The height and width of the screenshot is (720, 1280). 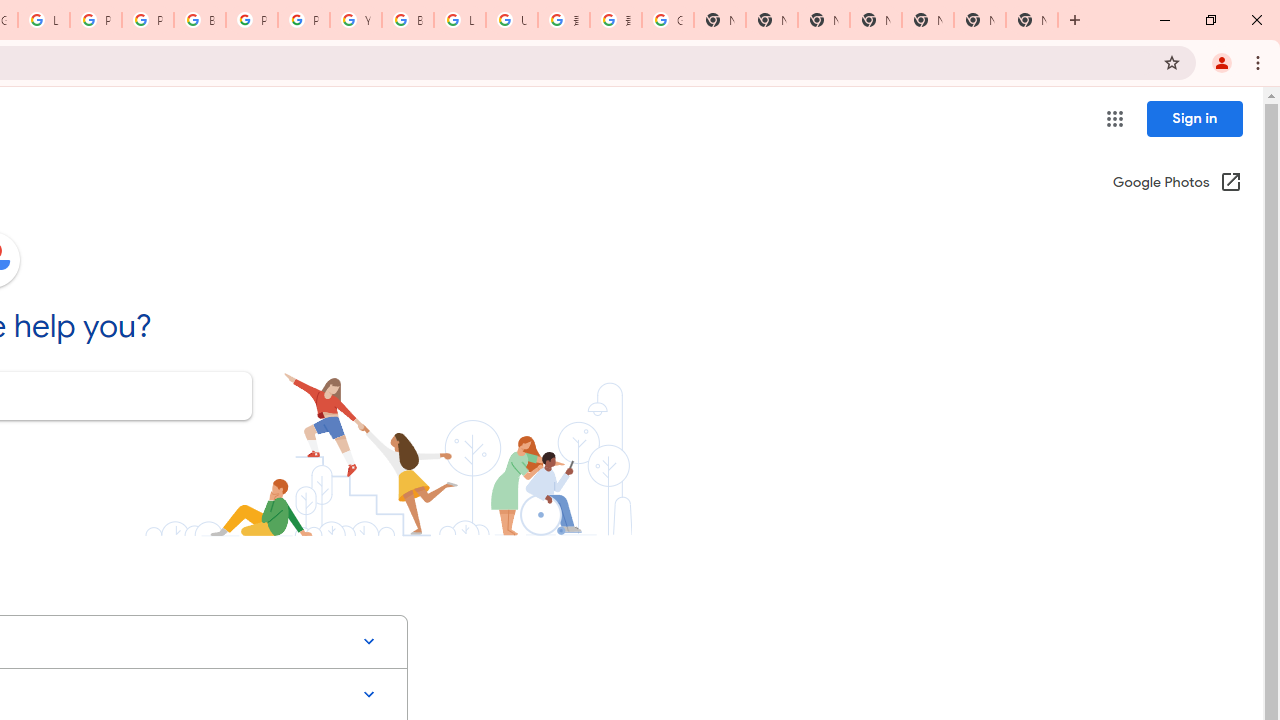 I want to click on 'New Tab', so click(x=1032, y=20).